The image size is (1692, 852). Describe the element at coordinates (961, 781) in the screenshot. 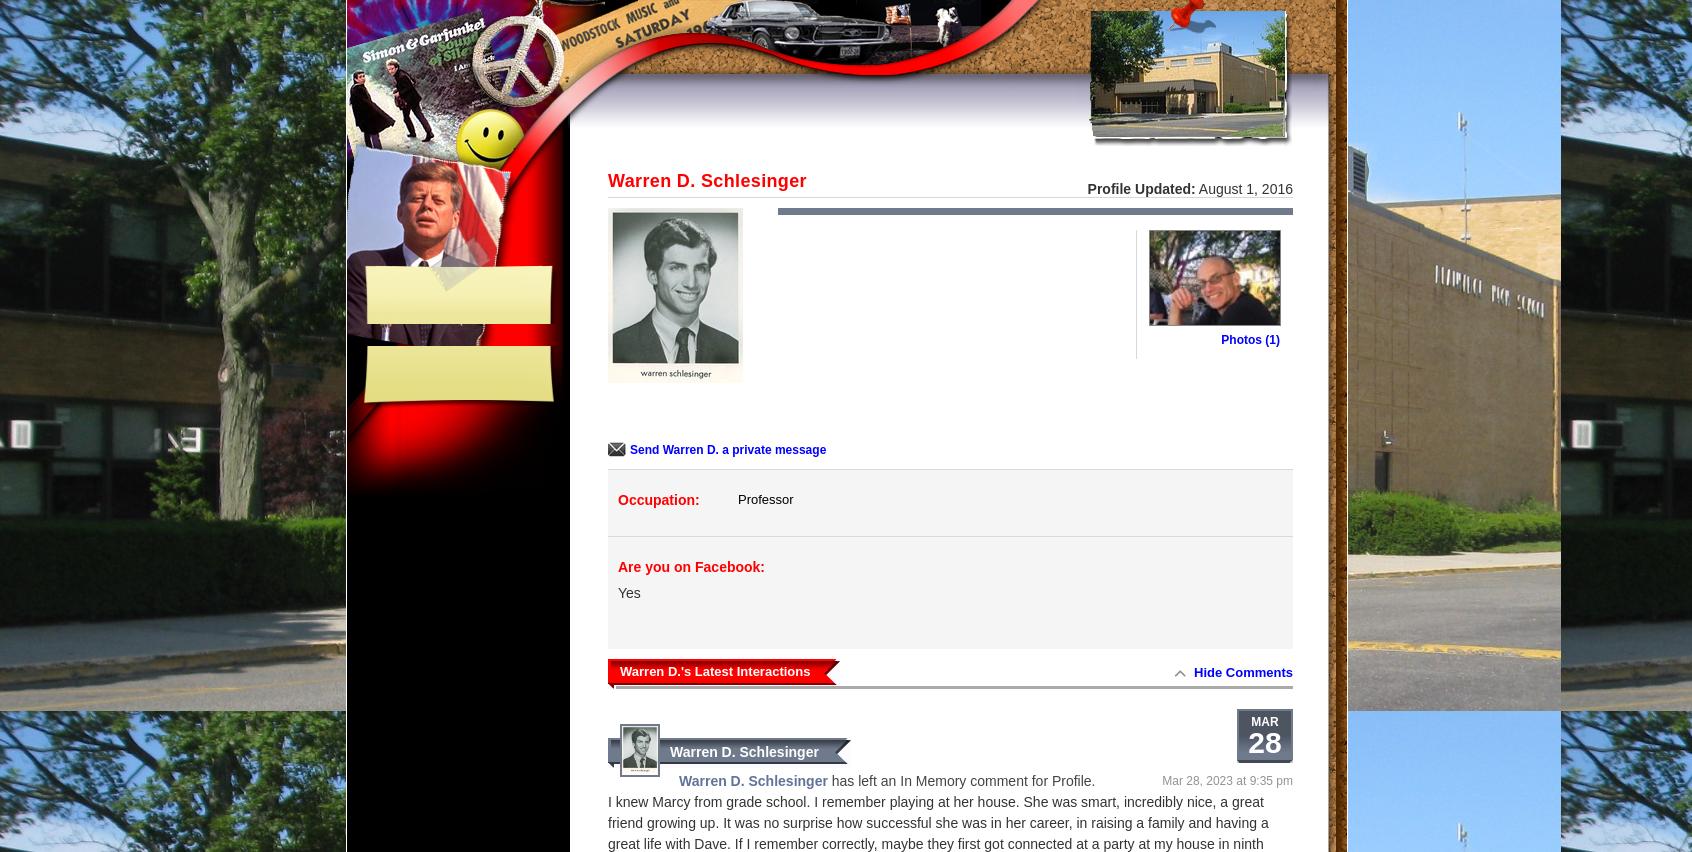

I see `'has left an In Memory comment for  Profile.'` at that location.